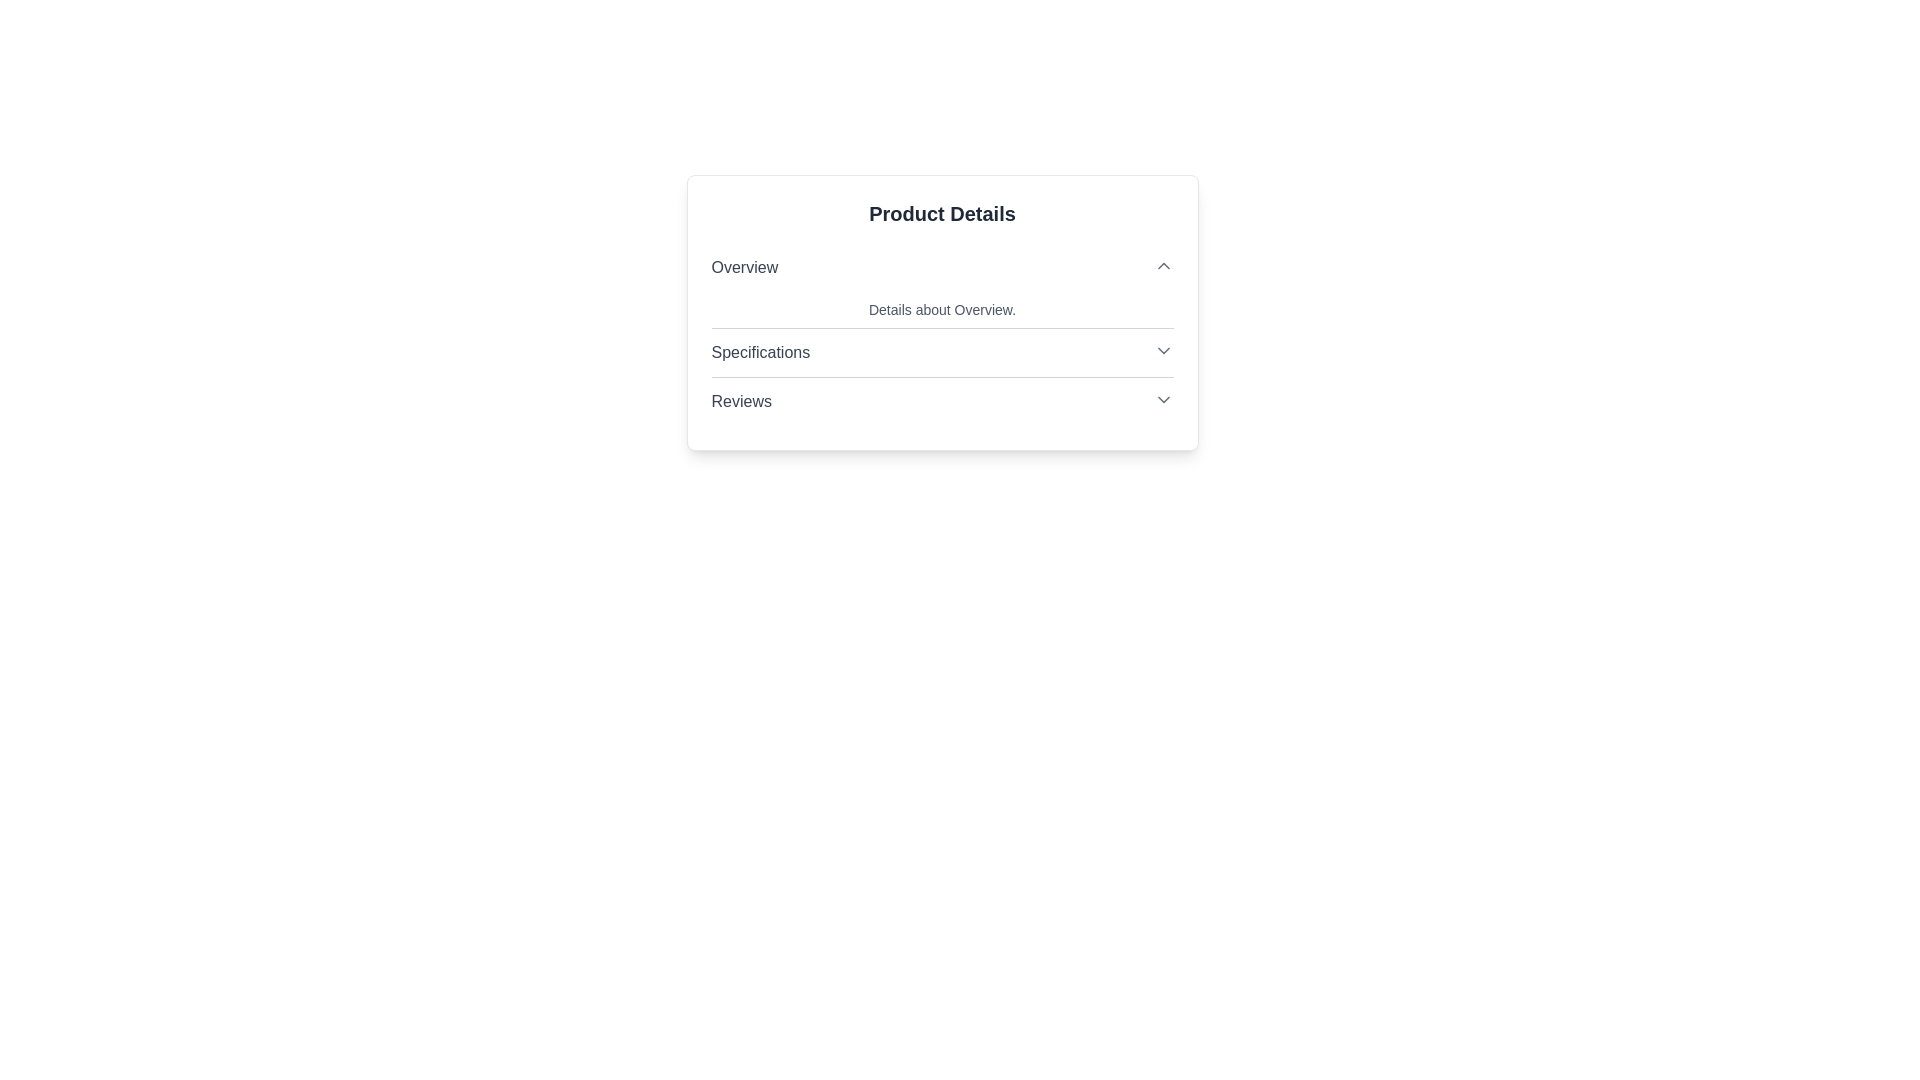 The height and width of the screenshot is (1080, 1920). What do you see at coordinates (941, 334) in the screenshot?
I see `the collapsible section in the 'Product Details' card` at bounding box center [941, 334].